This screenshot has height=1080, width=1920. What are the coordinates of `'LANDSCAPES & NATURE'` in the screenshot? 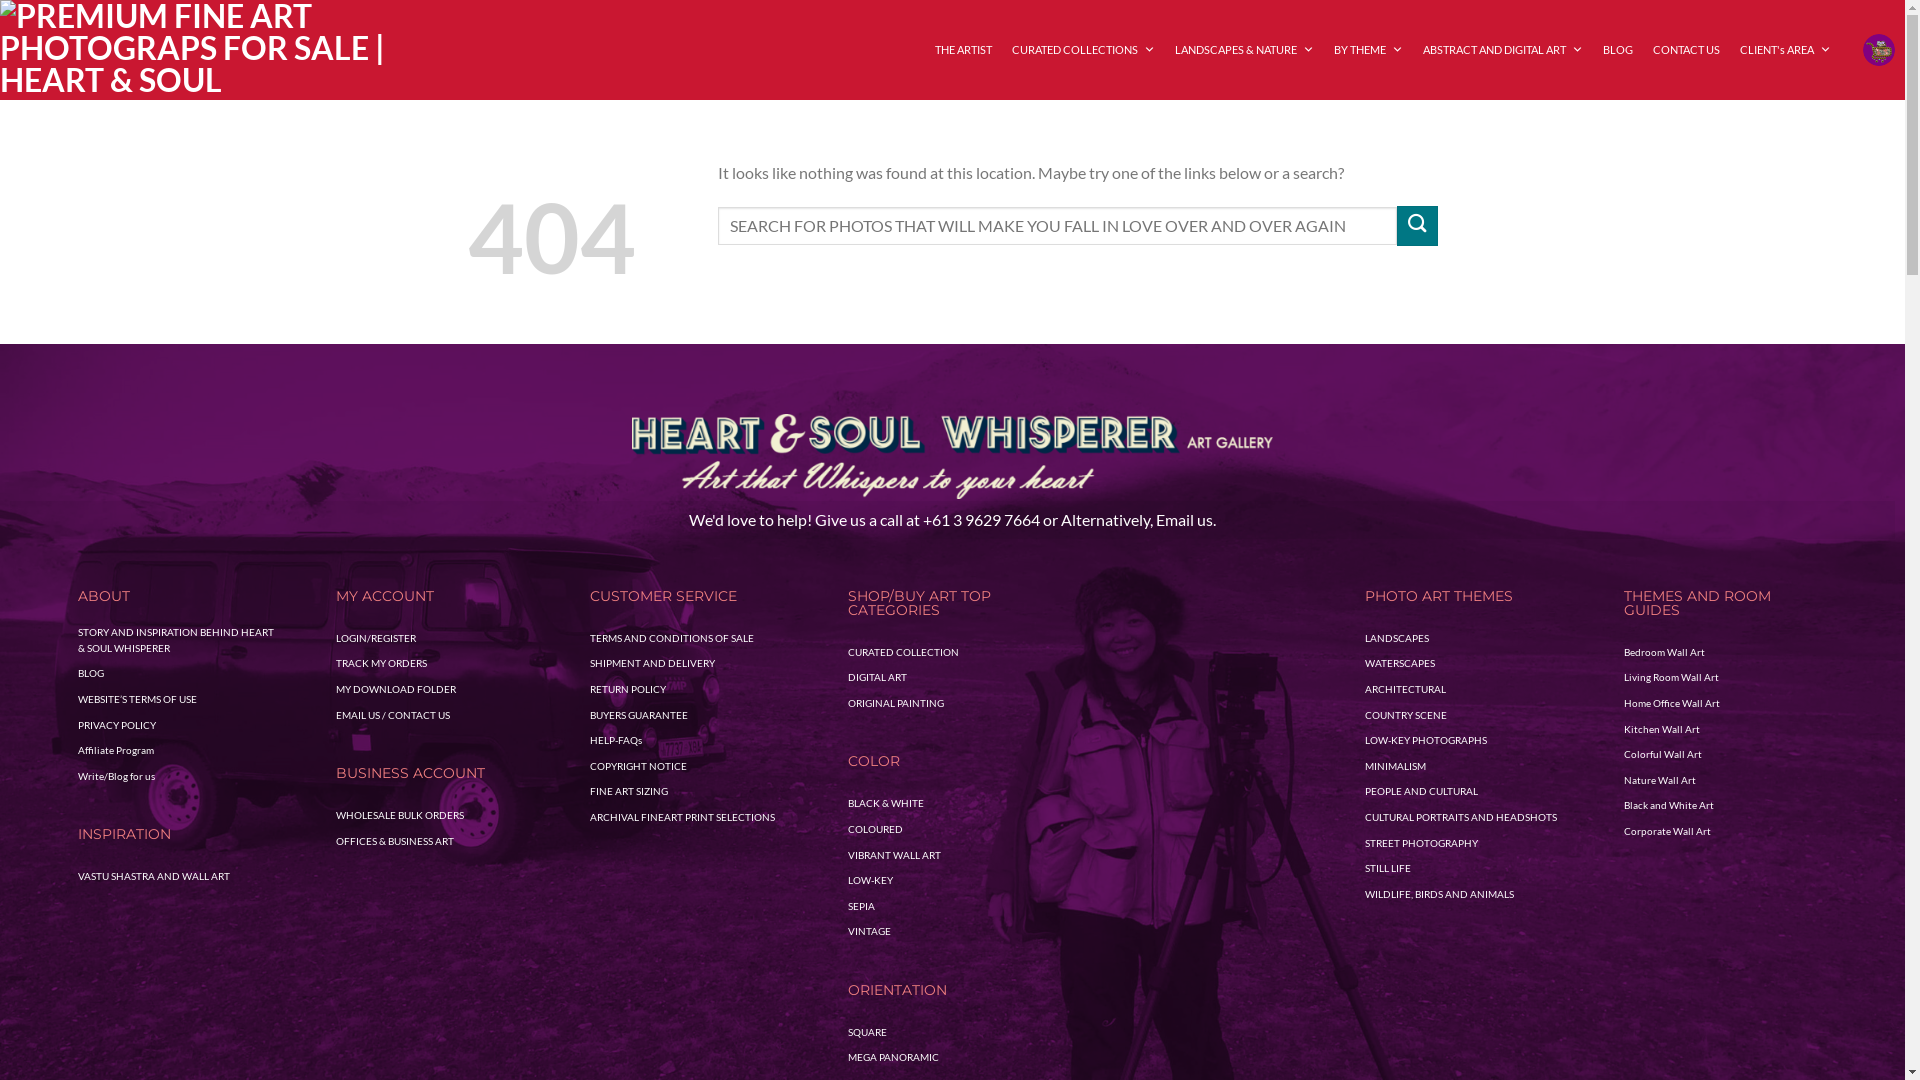 It's located at (1165, 49).